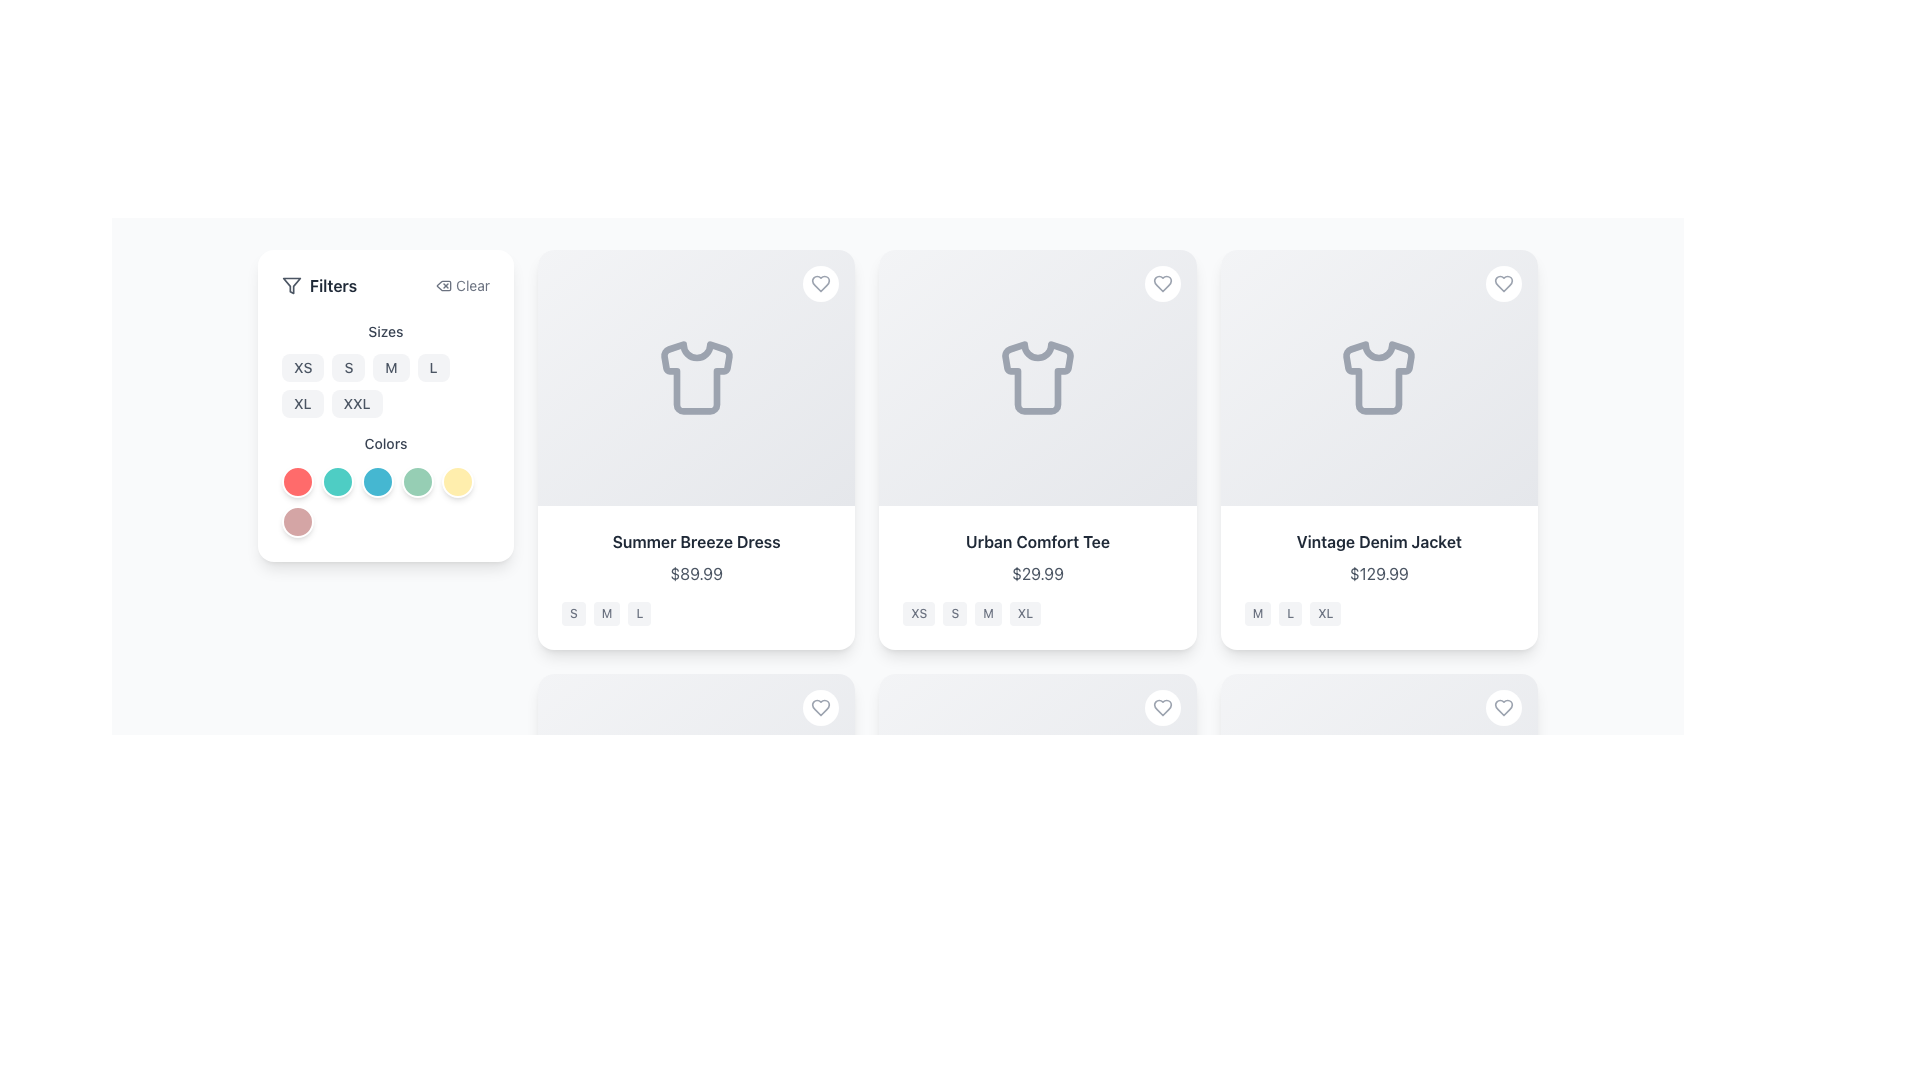 The height and width of the screenshot is (1080, 1920). Describe the element at coordinates (821, 284) in the screenshot. I see `the heart icon` at that location.